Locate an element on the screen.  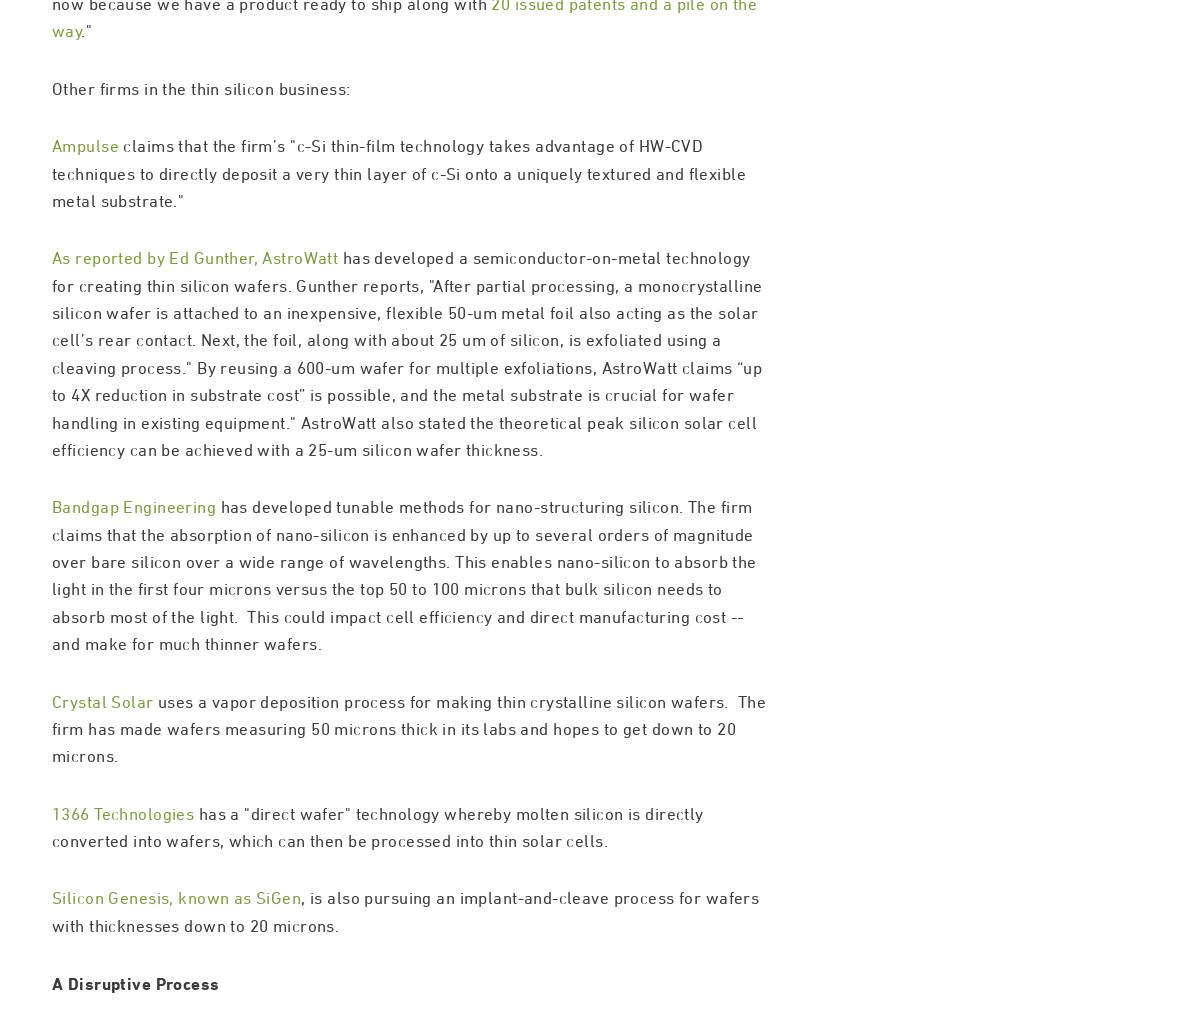
'has developed tunable methods for nano-structuring silicon. The firm claims that the absorption of nano-silicon is enhanced by up to several orders of magnitude over bare silicon over a wide range of wavelengths. This enables nano-silicon to absorb the light in the first four microns versus the top 50 to 100 microns that bulk silicon needs to absorb most of the light.  This could impact cell efficiency and direct manufacturing cost -- and make for much thinner wafers.' is located at coordinates (404, 659).